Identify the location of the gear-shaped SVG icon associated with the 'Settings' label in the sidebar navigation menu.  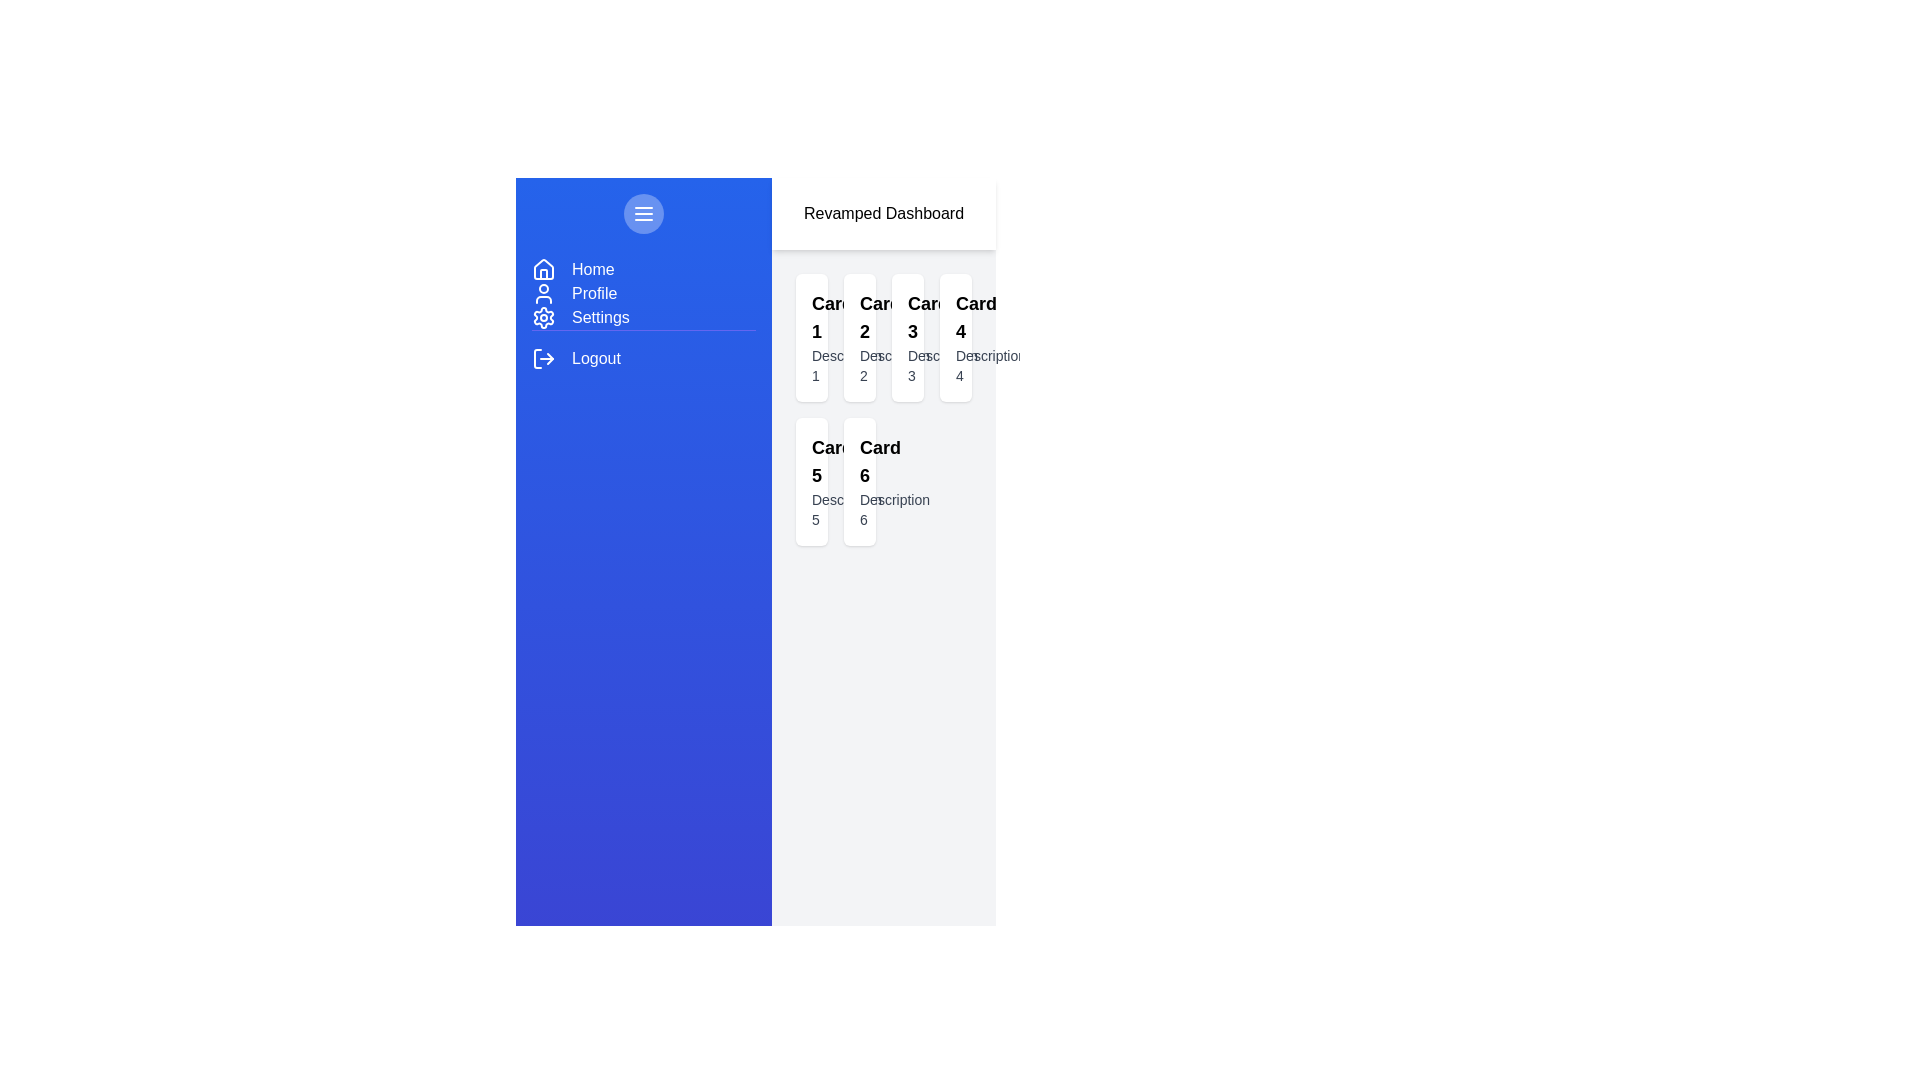
(543, 316).